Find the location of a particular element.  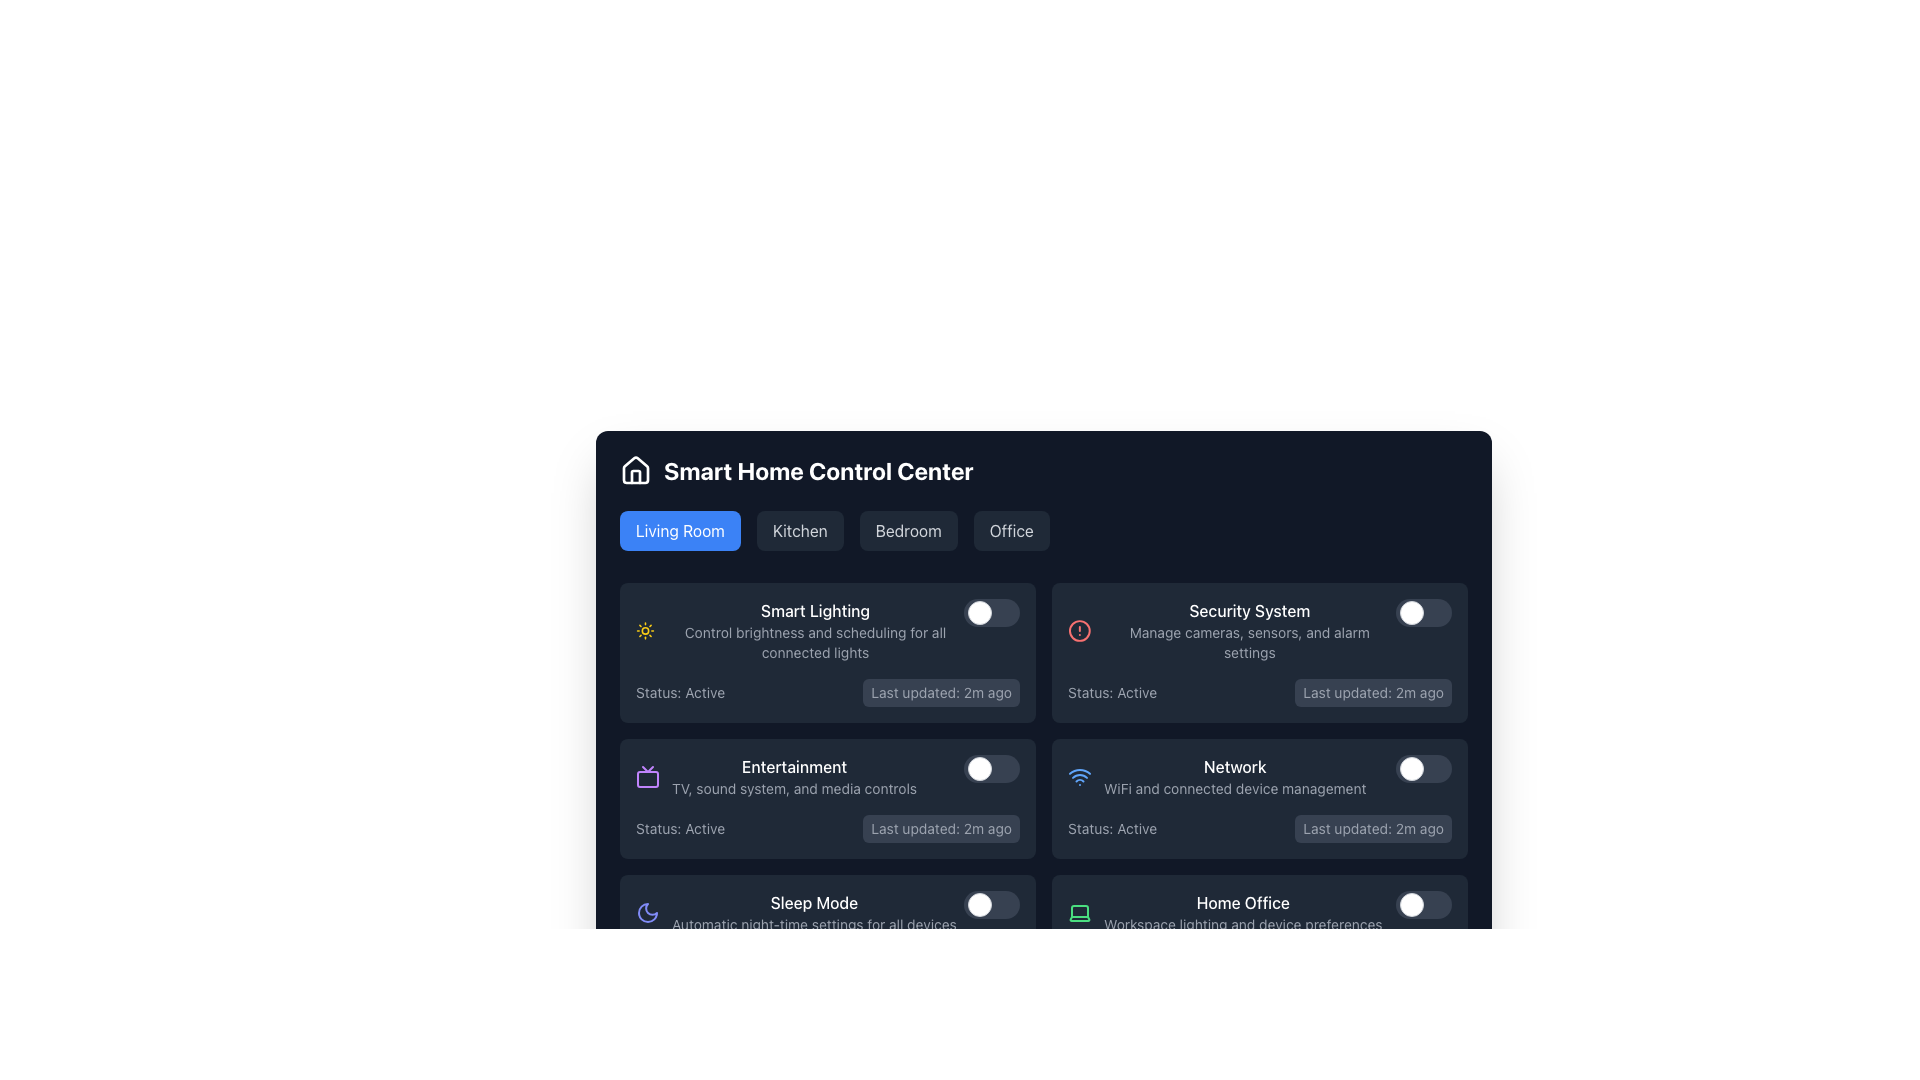

status information displayed in the textual information block labeled 'Status: Active' located at the bottom of the 'Sleep Mode' card is located at coordinates (828, 963).